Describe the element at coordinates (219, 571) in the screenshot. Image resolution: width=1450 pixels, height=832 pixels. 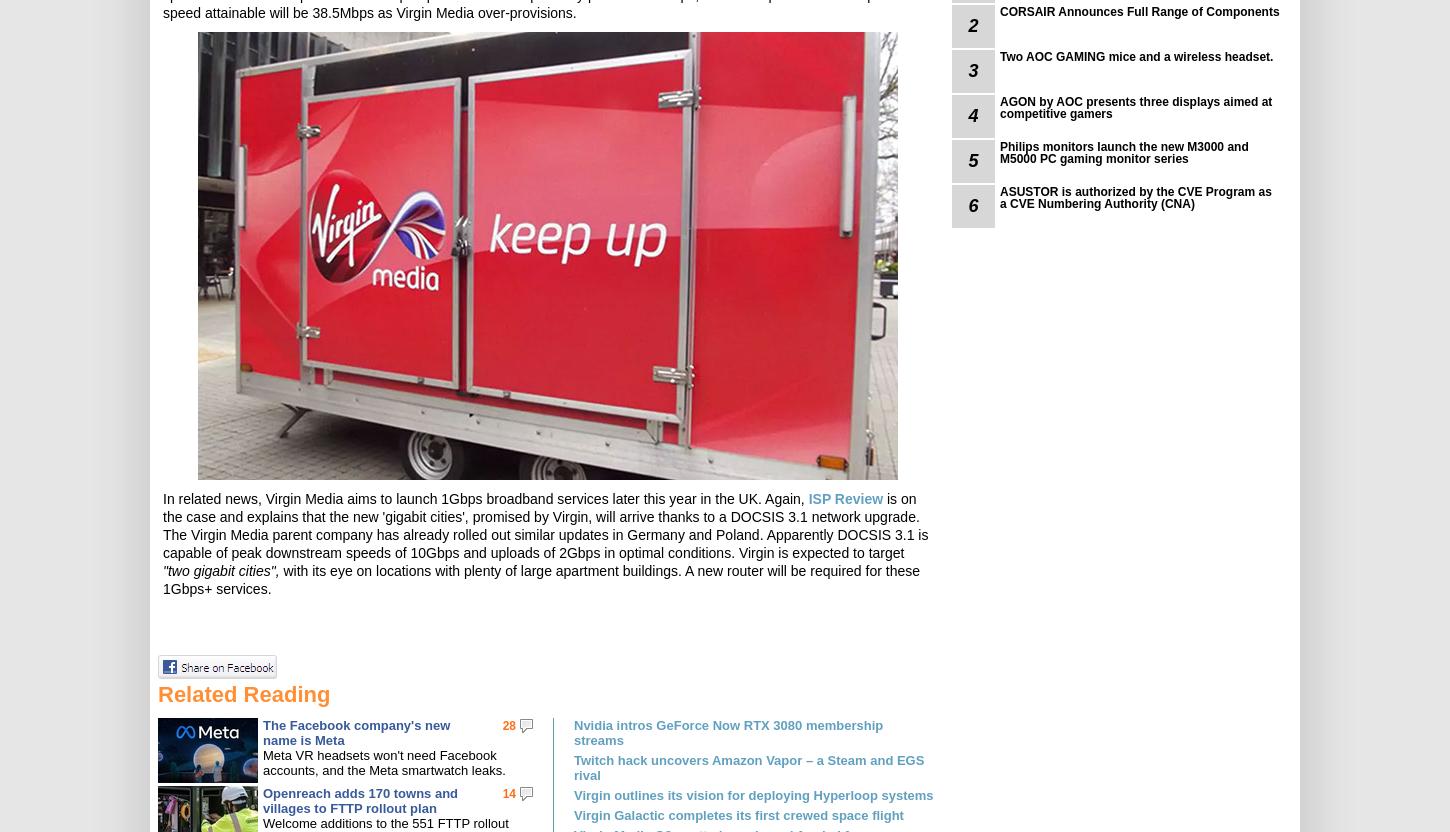
I see `'"two gigabit cities",'` at that location.